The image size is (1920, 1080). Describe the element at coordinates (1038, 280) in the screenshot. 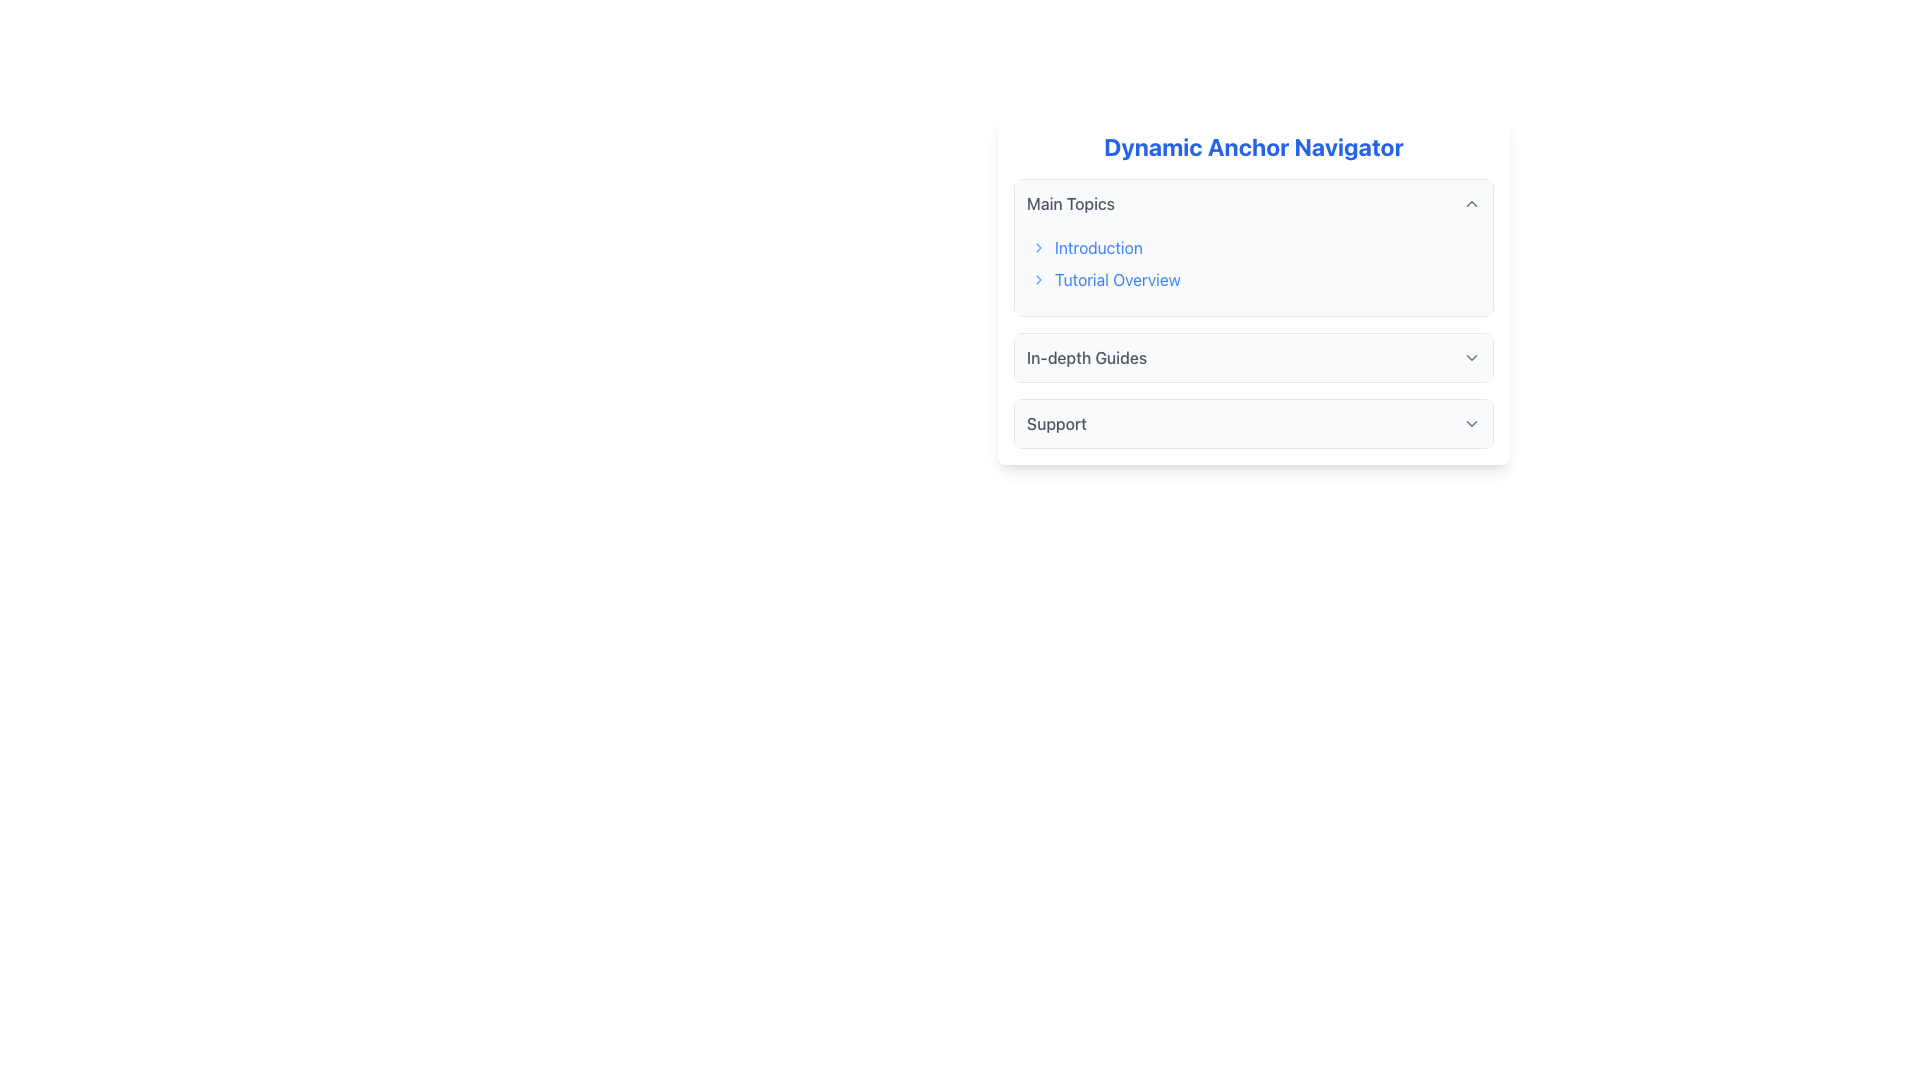

I see `the navigation icon indicating the 'Tutorial Overview' section in the collapsed sidebar menu, positioned adjacent to the text 'Tutorial Overview'` at that location.